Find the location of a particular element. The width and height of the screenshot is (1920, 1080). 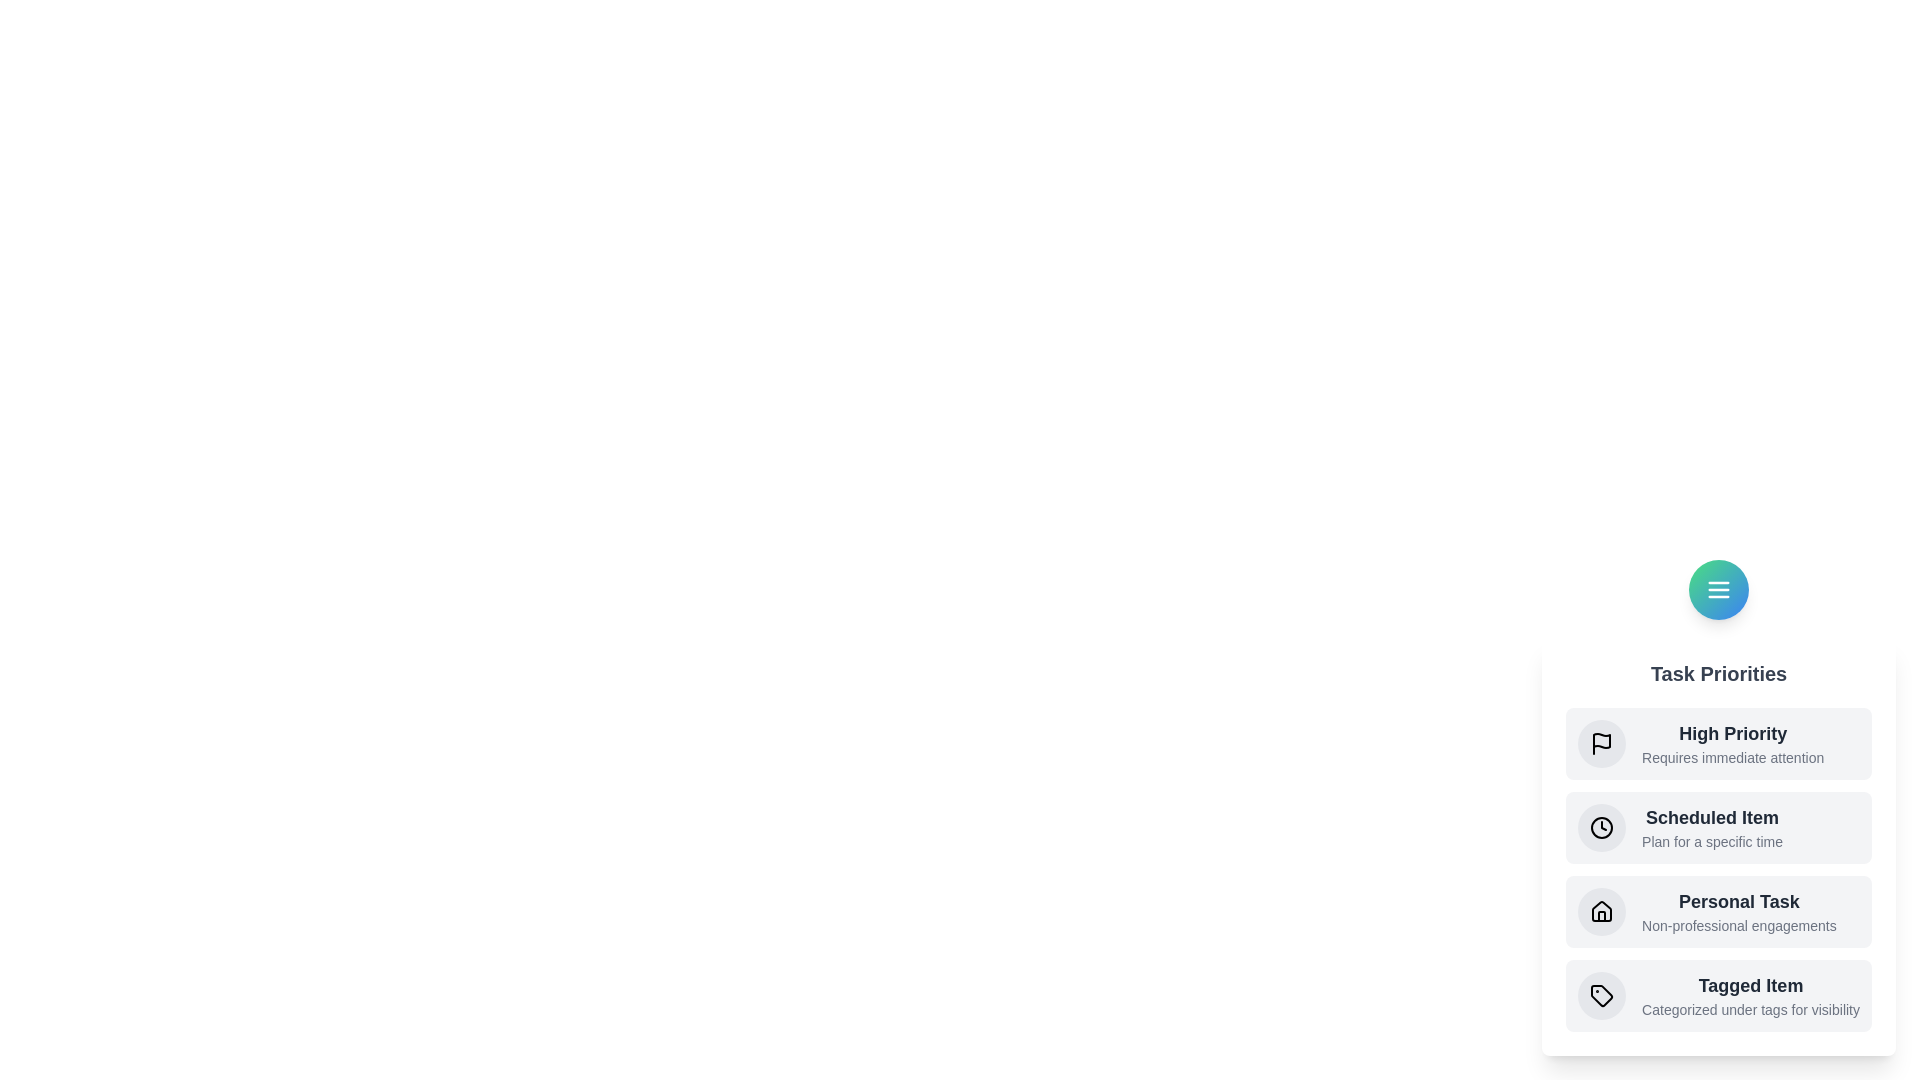

the specified element: personal_task is located at coordinates (1602, 911).